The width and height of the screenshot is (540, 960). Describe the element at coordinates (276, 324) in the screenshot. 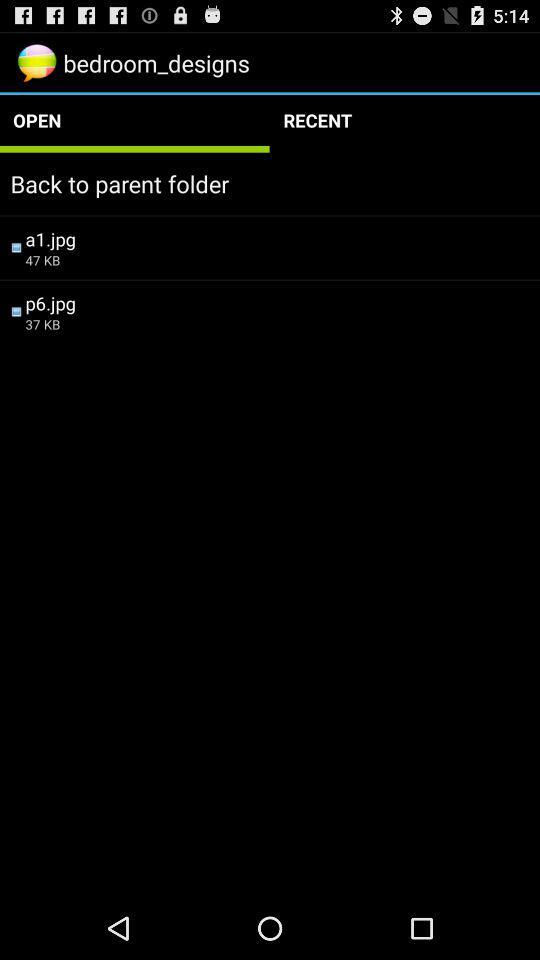

I see `the item at the center` at that location.